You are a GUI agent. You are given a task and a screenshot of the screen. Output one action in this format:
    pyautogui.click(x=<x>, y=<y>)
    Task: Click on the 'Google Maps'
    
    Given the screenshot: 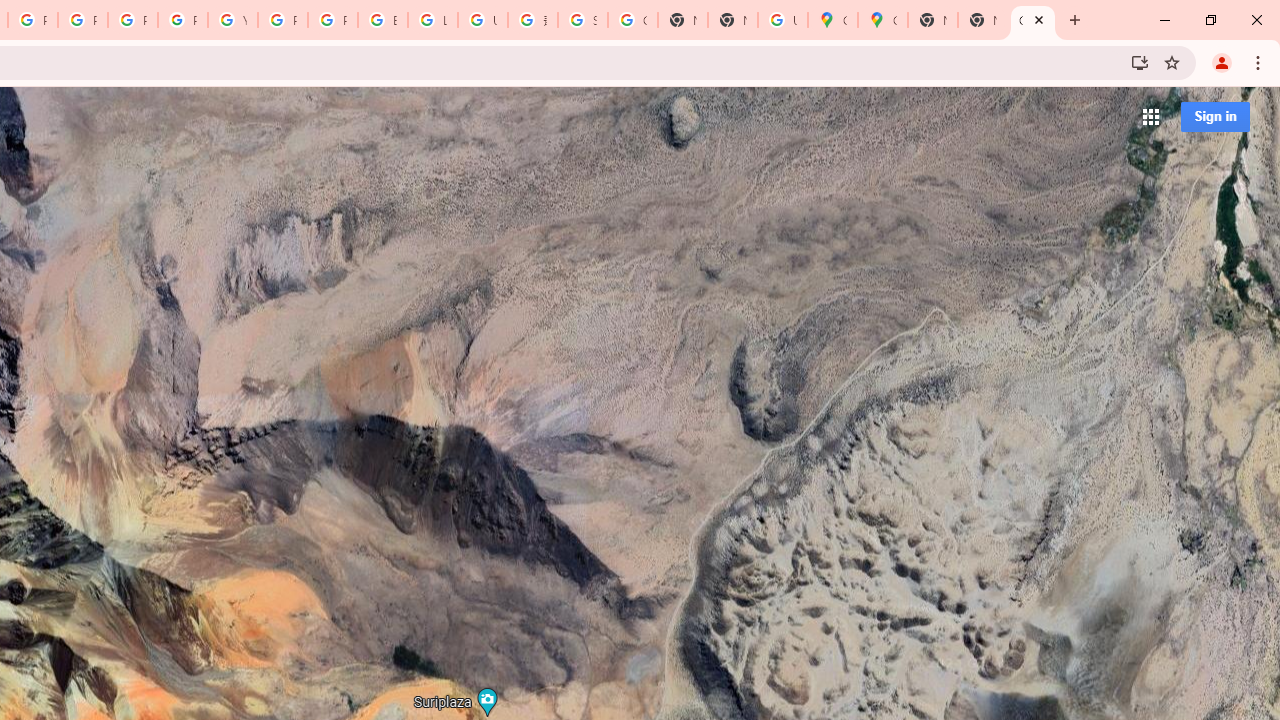 What is the action you would take?
    pyautogui.click(x=881, y=20)
    